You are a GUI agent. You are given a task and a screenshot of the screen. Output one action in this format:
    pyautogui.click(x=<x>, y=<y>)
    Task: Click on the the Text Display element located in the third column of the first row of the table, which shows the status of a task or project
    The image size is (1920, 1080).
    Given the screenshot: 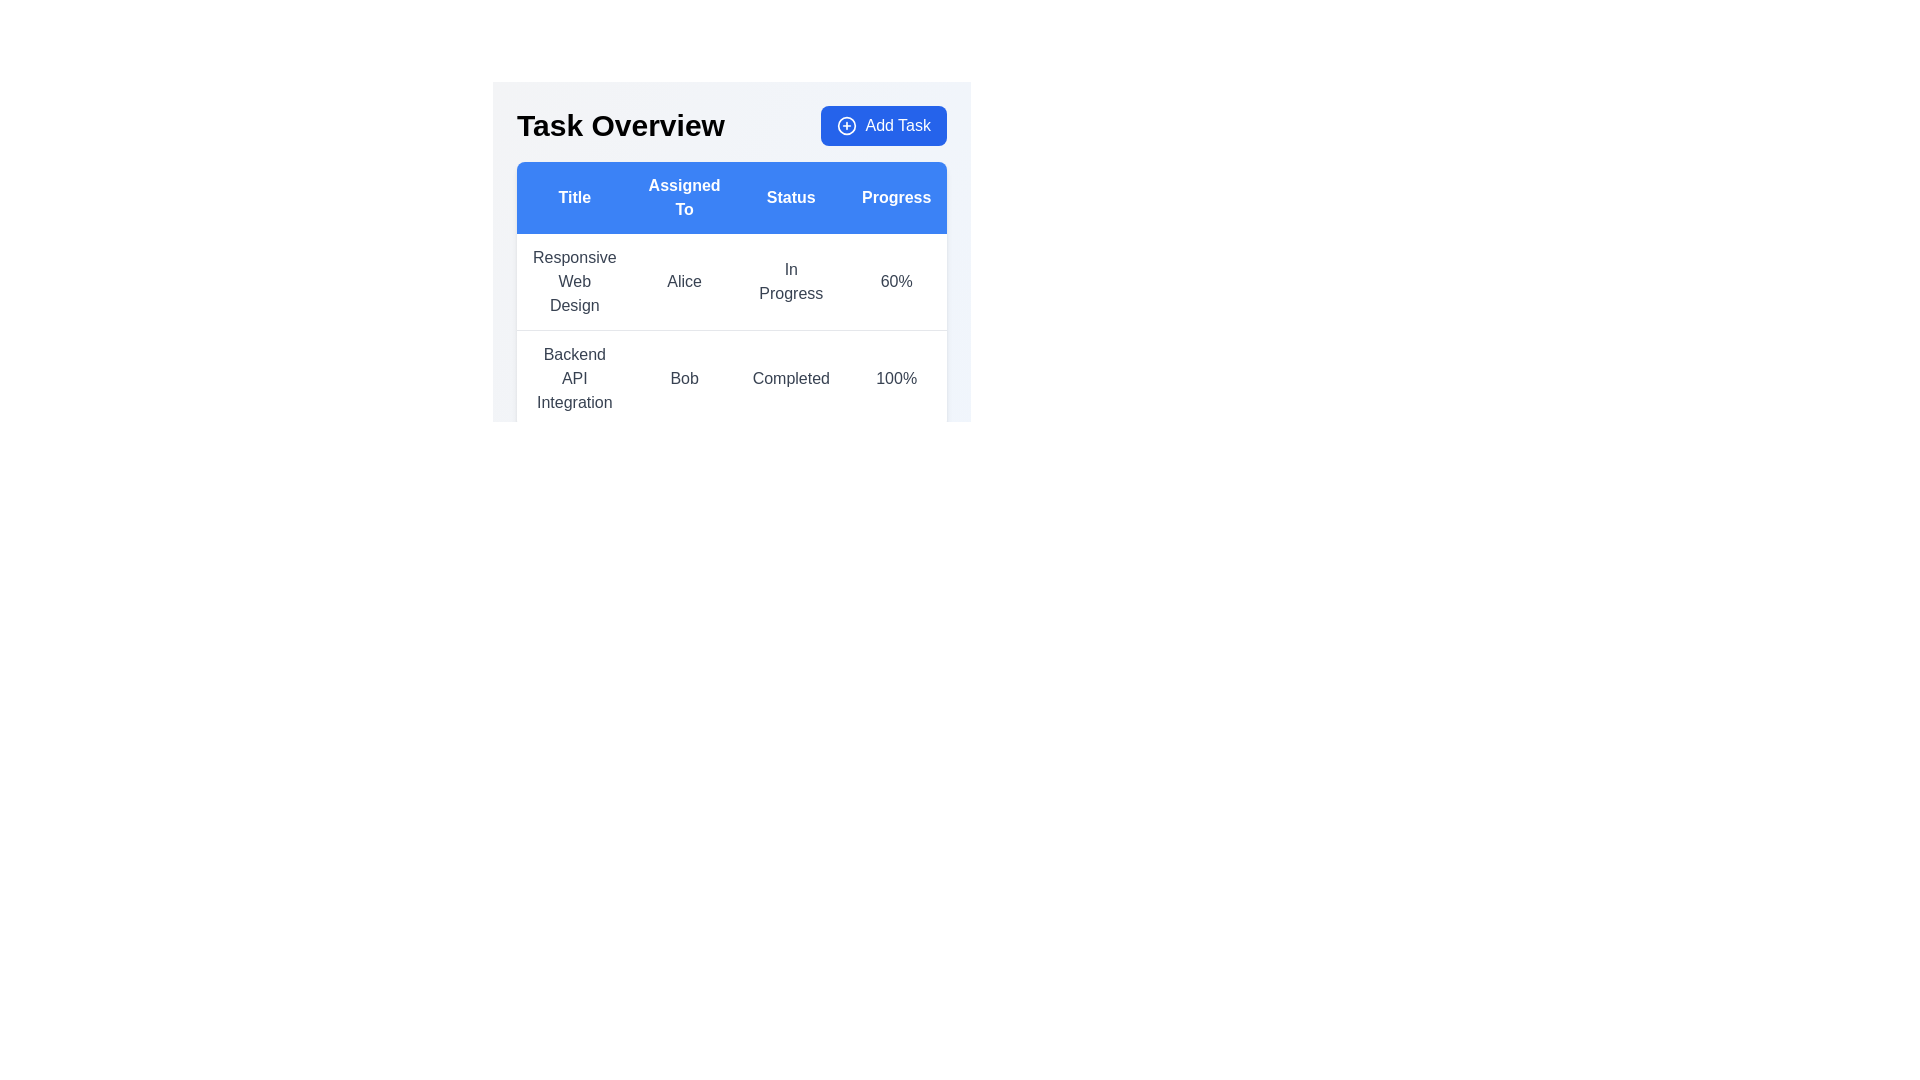 What is the action you would take?
    pyautogui.click(x=791, y=294)
    